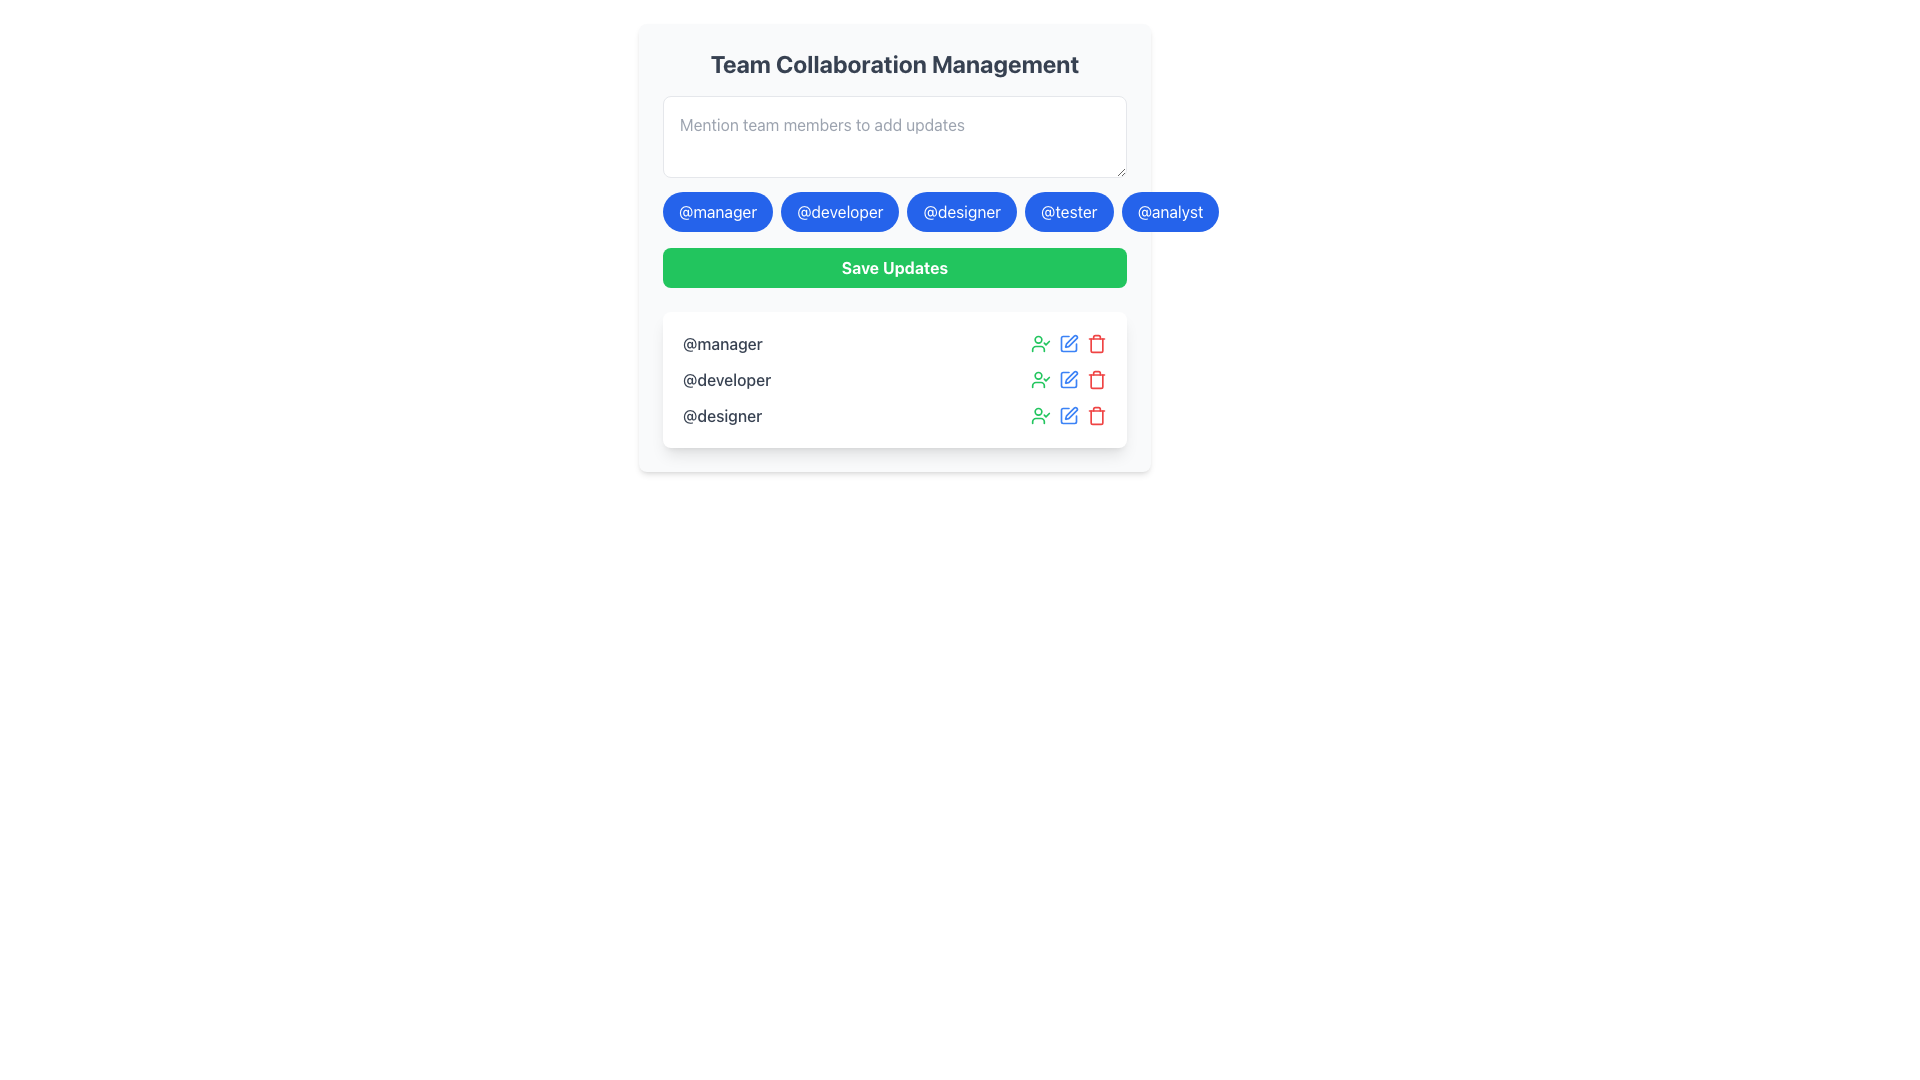 Image resolution: width=1920 pixels, height=1080 pixels. Describe the element at coordinates (1068, 342) in the screenshot. I see `the edit icon located to the right of the text '@developer' in the second row of the list` at that location.